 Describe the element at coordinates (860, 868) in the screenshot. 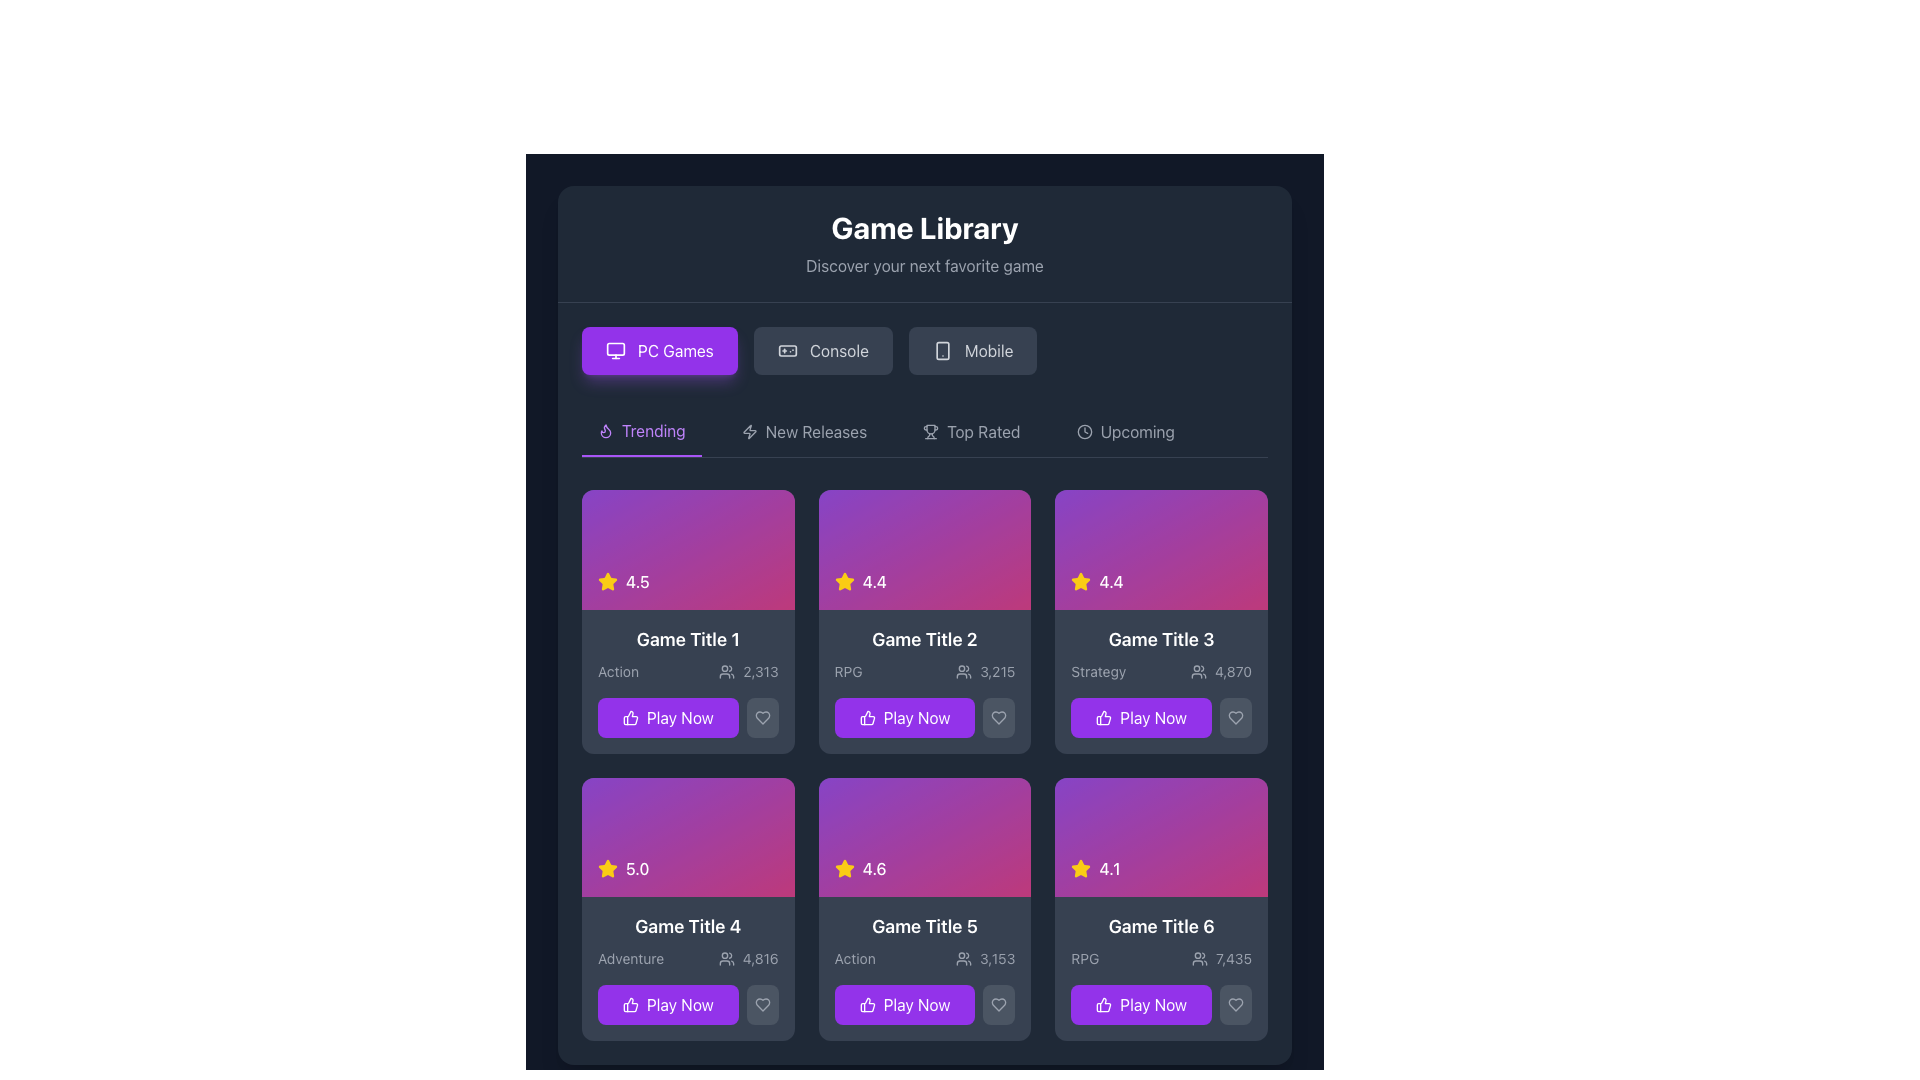

I see `rating text from the icon-text pair located in the bottom-left corner of the 'Game Title 5' card in the second row, middle column of the grid layout` at that location.